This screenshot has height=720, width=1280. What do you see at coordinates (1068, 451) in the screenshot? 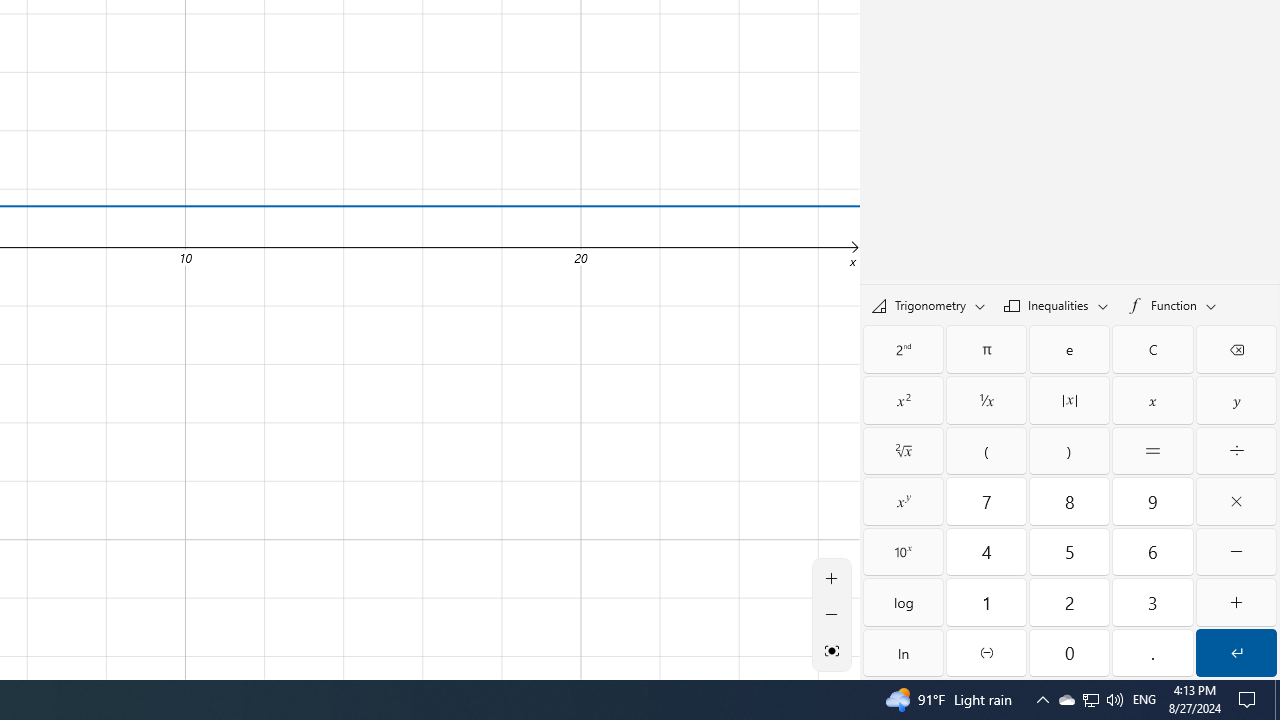
I see `'Right parenthesis'` at bounding box center [1068, 451].